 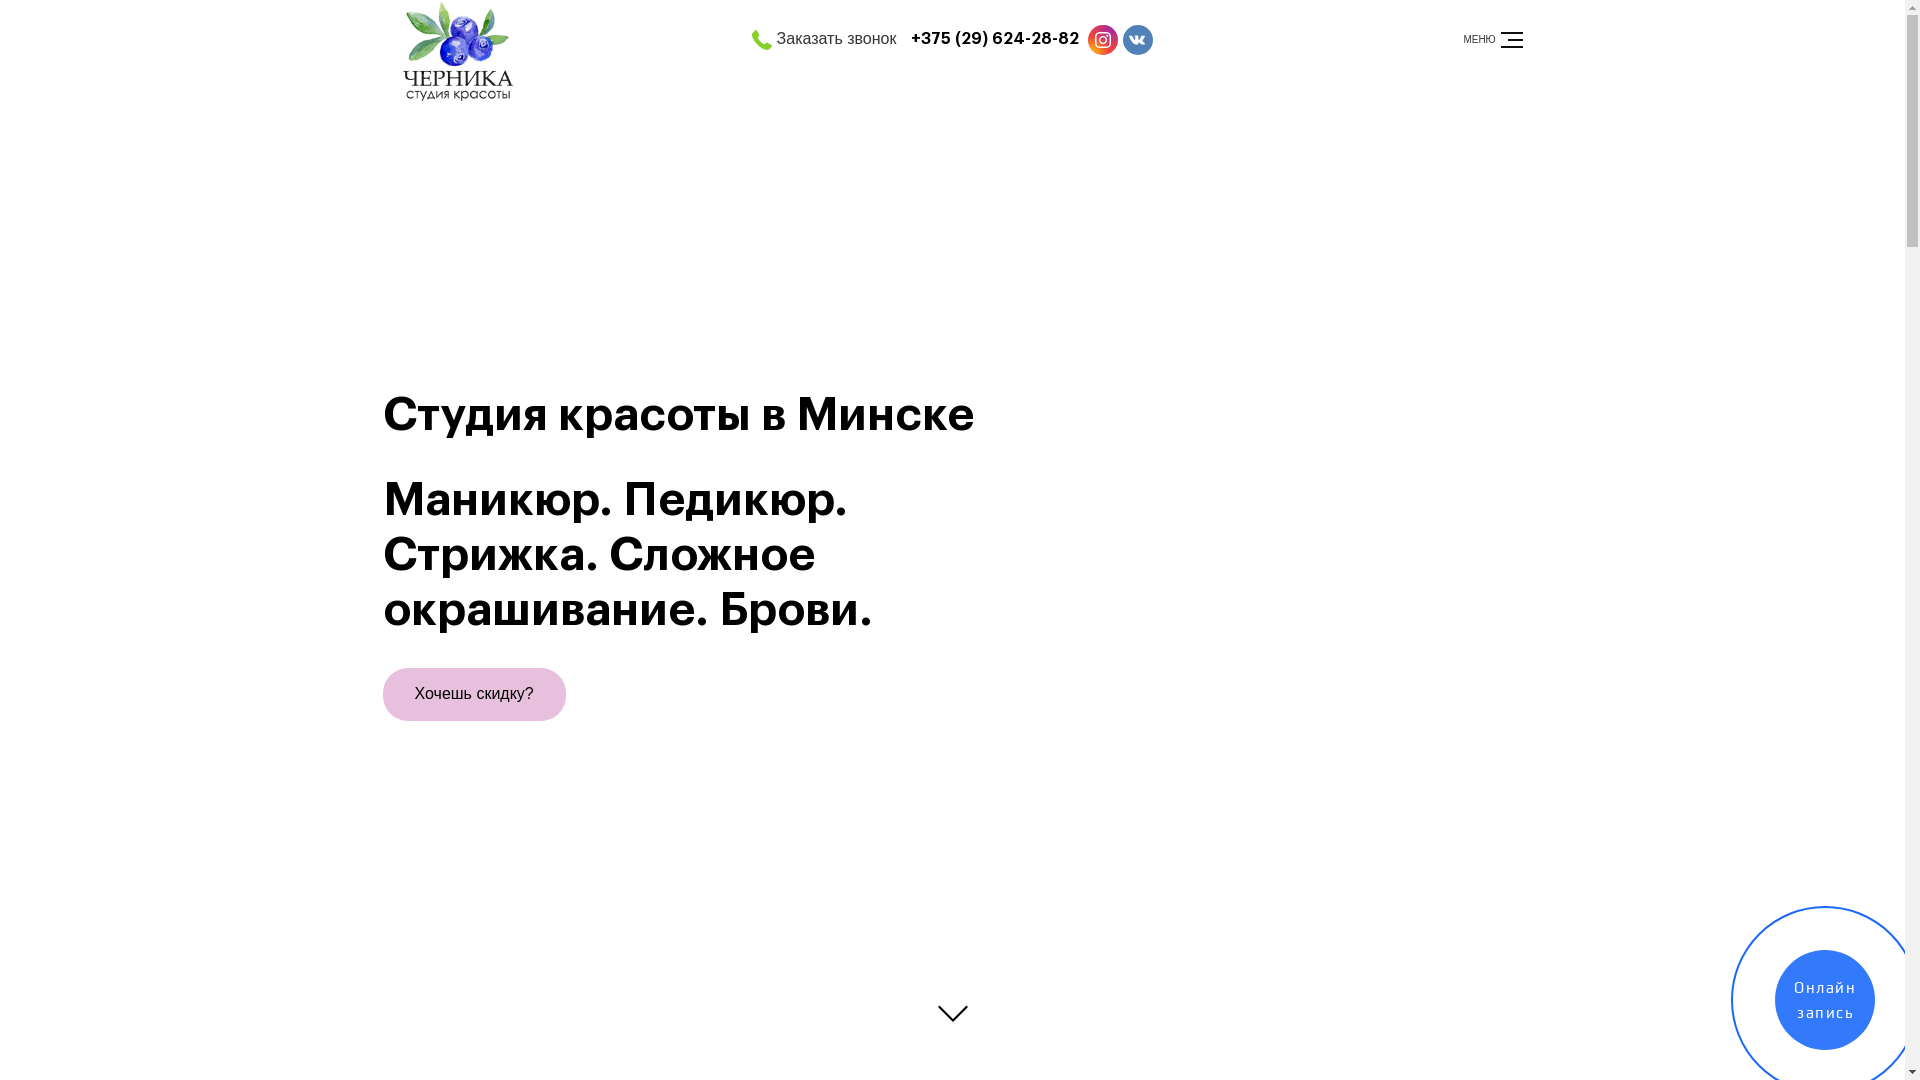 I want to click on '+375 (29) 624-28-82', so click(x=994, y=39).